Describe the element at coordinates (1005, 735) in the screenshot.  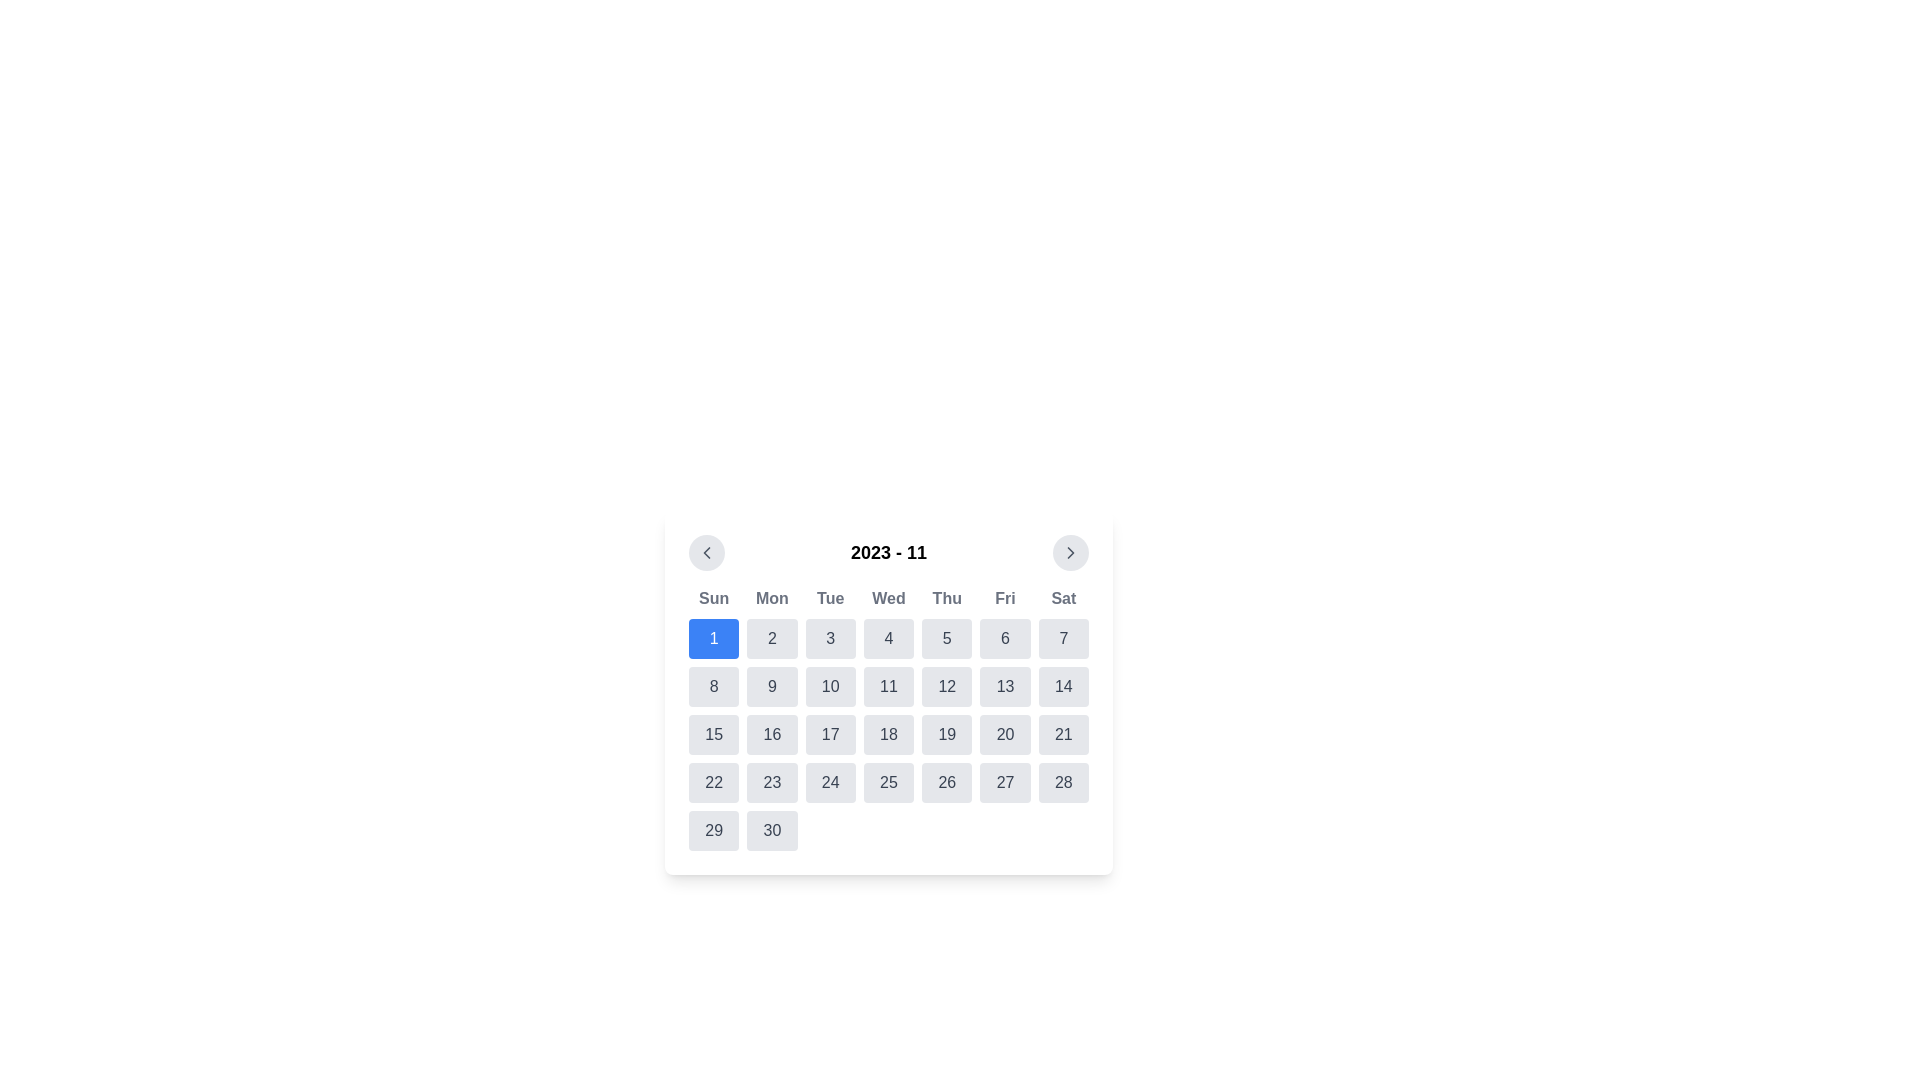
I see `the button representing the twentieth day in the calendar view` at that location.